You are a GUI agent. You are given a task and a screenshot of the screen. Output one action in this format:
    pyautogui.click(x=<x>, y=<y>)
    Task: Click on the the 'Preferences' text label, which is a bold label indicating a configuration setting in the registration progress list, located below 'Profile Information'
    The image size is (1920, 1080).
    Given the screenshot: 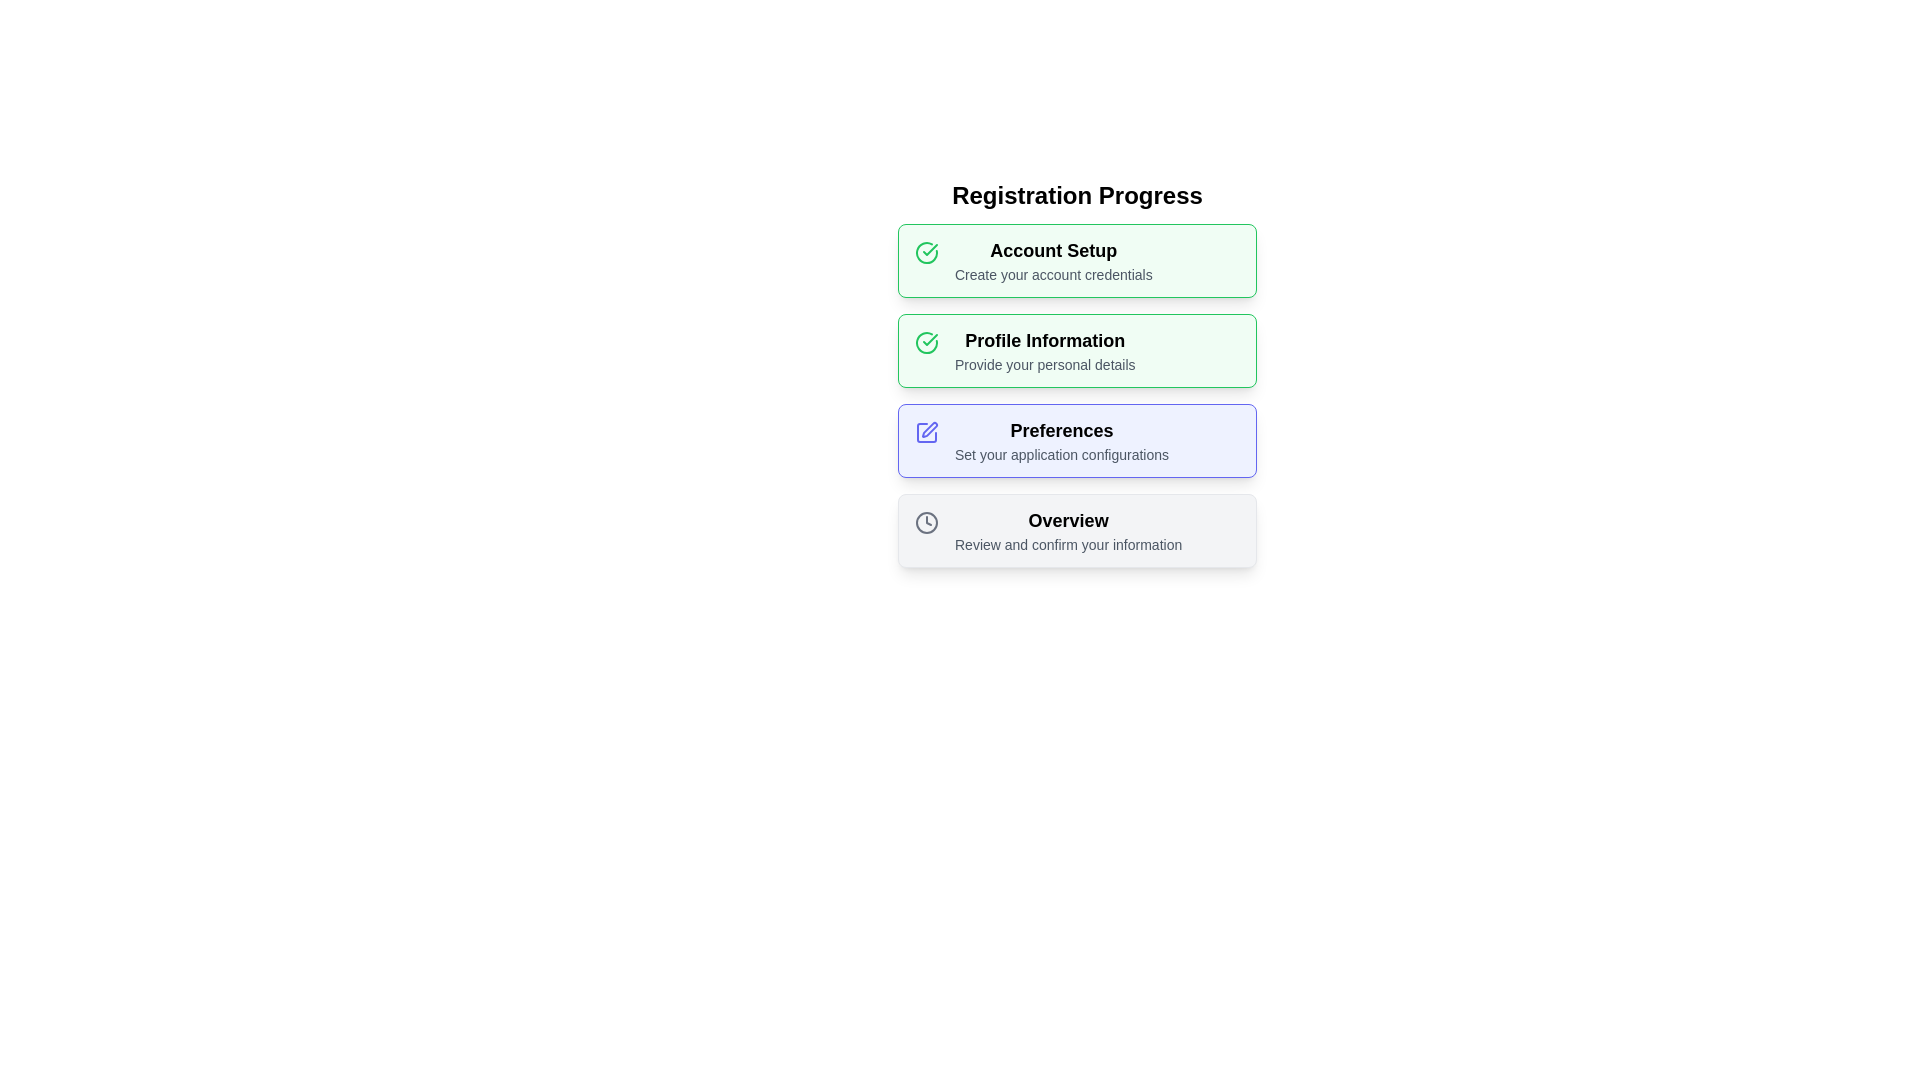 What is the action you would take?
    pyautogui.click(x=1060, y=430)
    